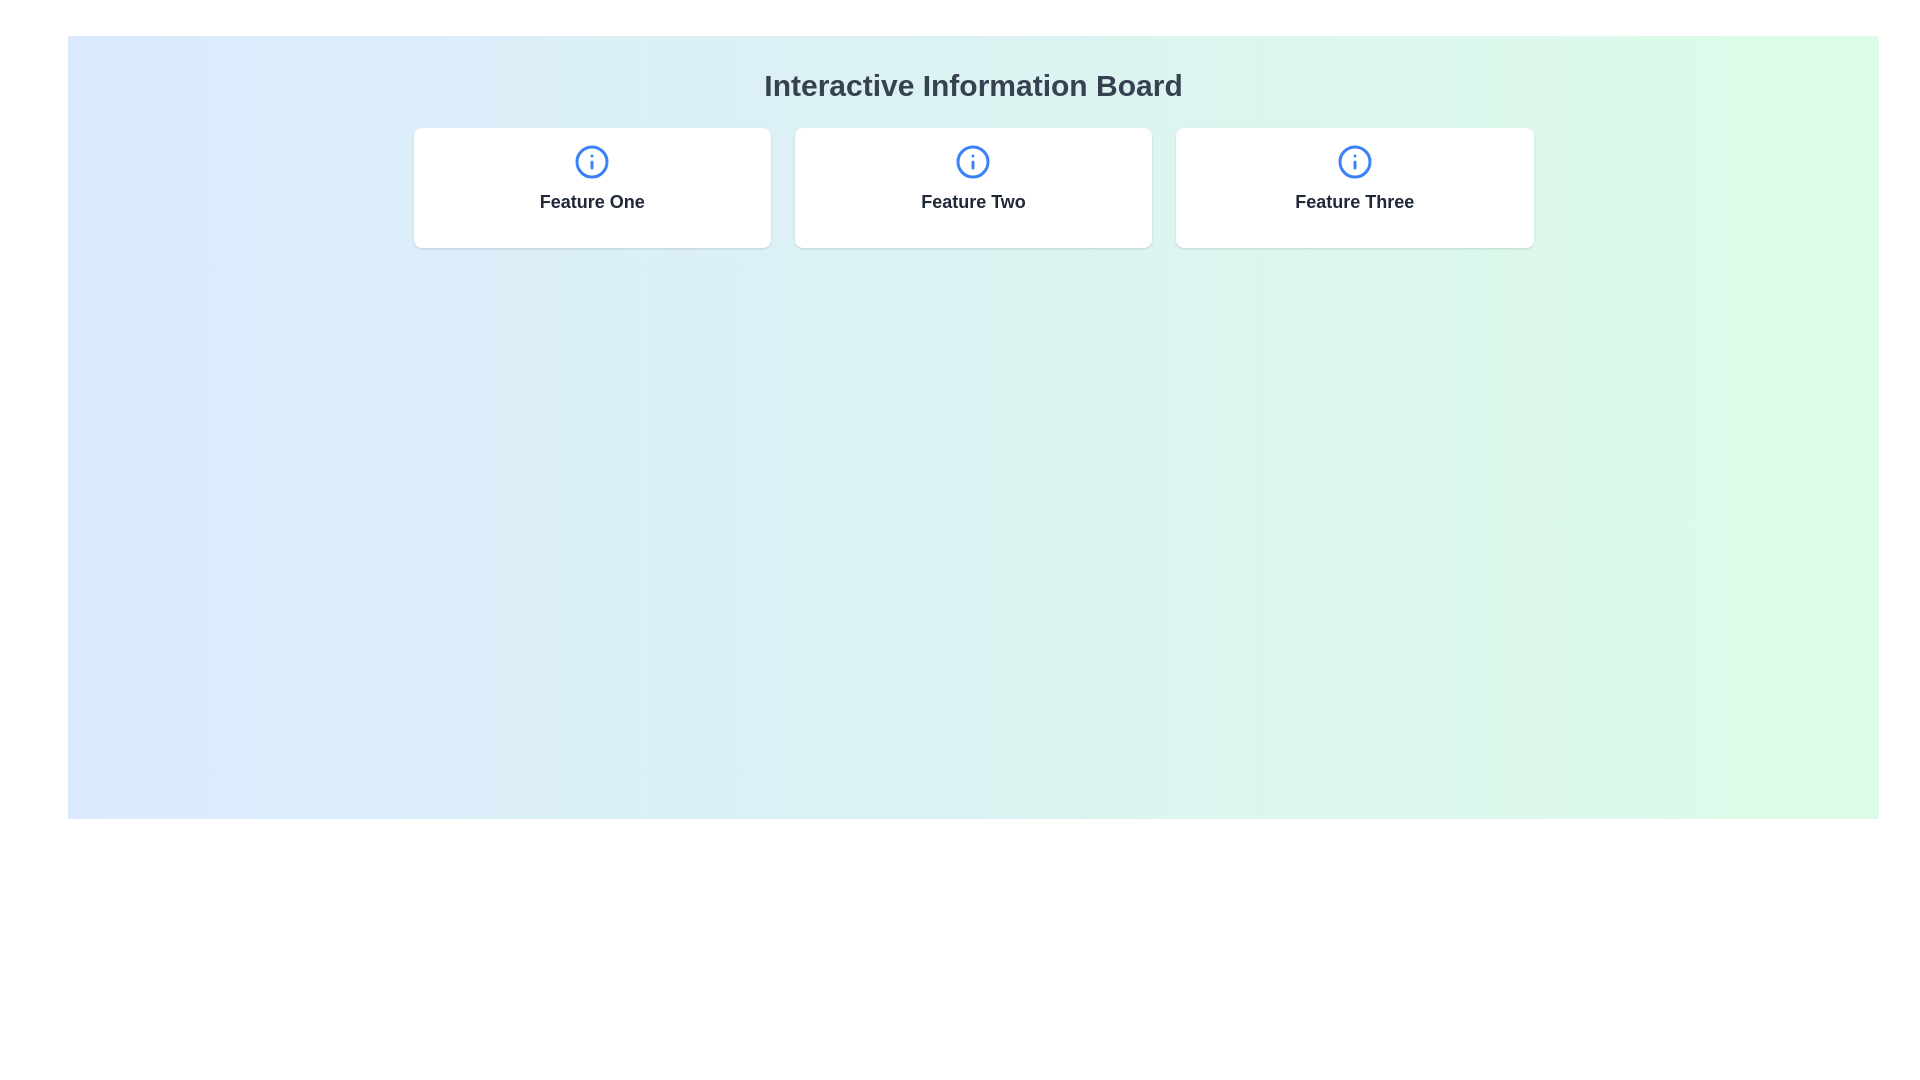  I want to click on the information icon, so click(973, 161).